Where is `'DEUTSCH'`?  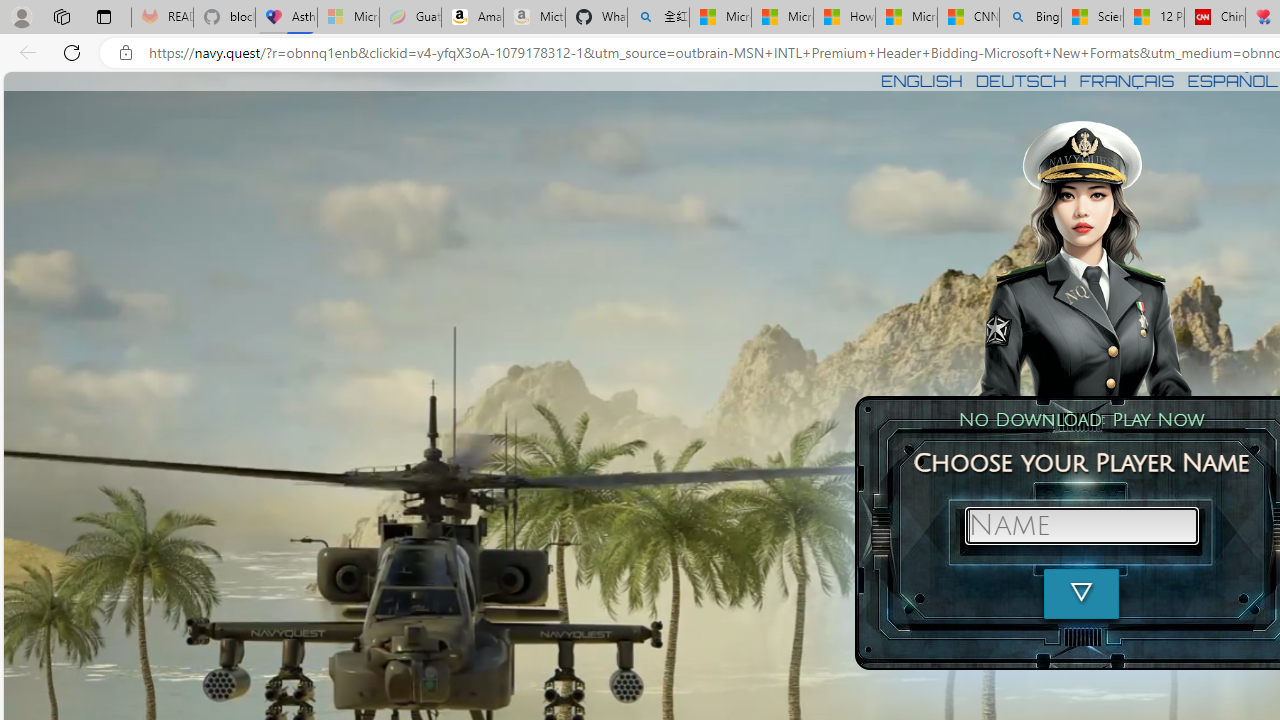
'DEUTSCH' is located at coordinates (1021, 80).